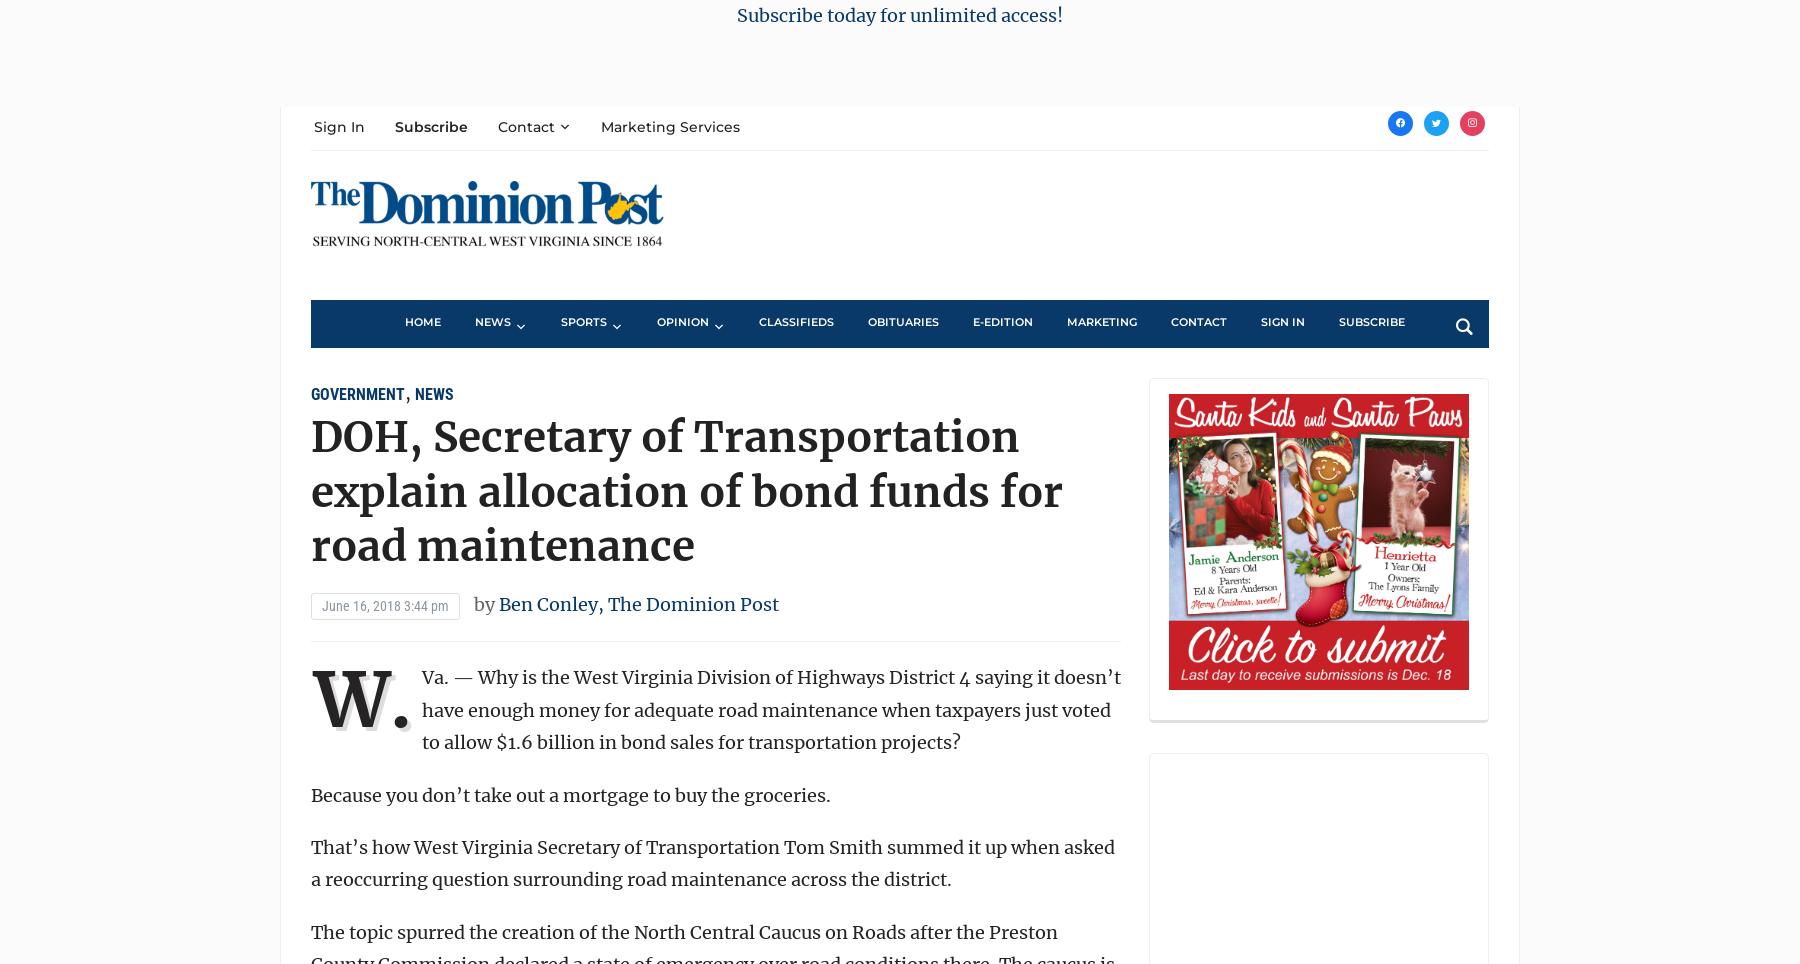  What do you see at coordinates (796, 321) in the screenshot?
I see `'Classifieds'` at bounding box center [796, 321].